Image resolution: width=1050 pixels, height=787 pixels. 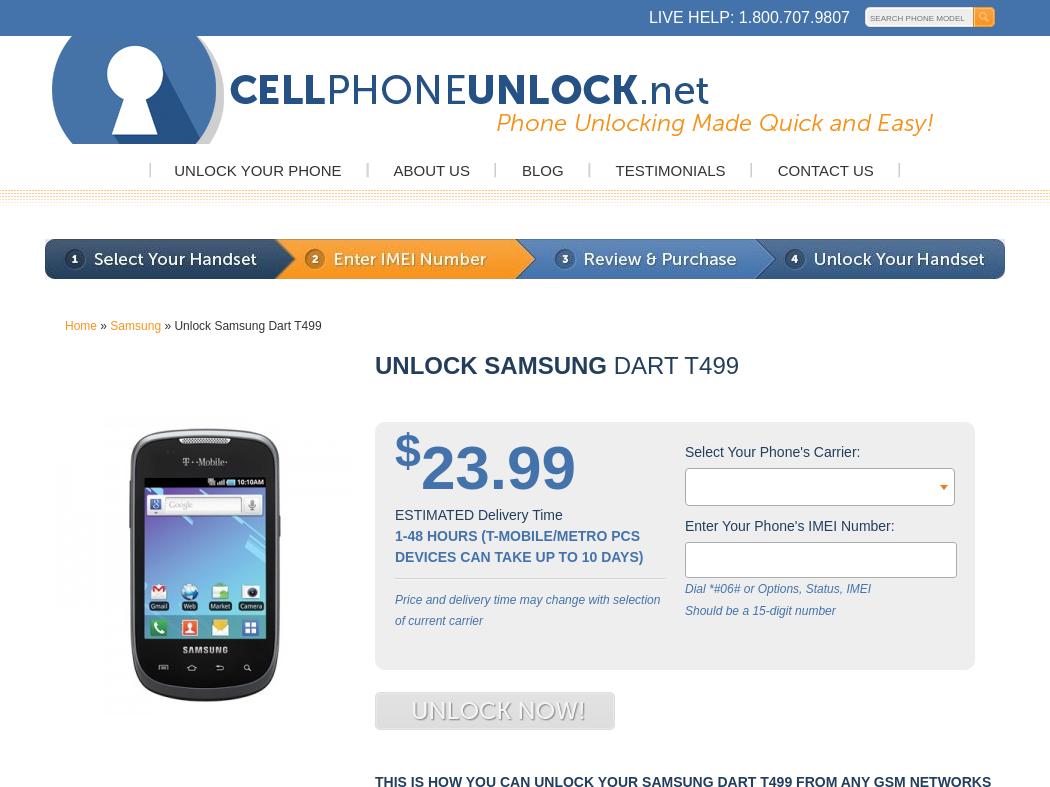 What do you see at coordinates (685, 524) in the screenshot?
I see `'Enter Your Phone's IMEI Number:'` at bounding box center [685, 524].